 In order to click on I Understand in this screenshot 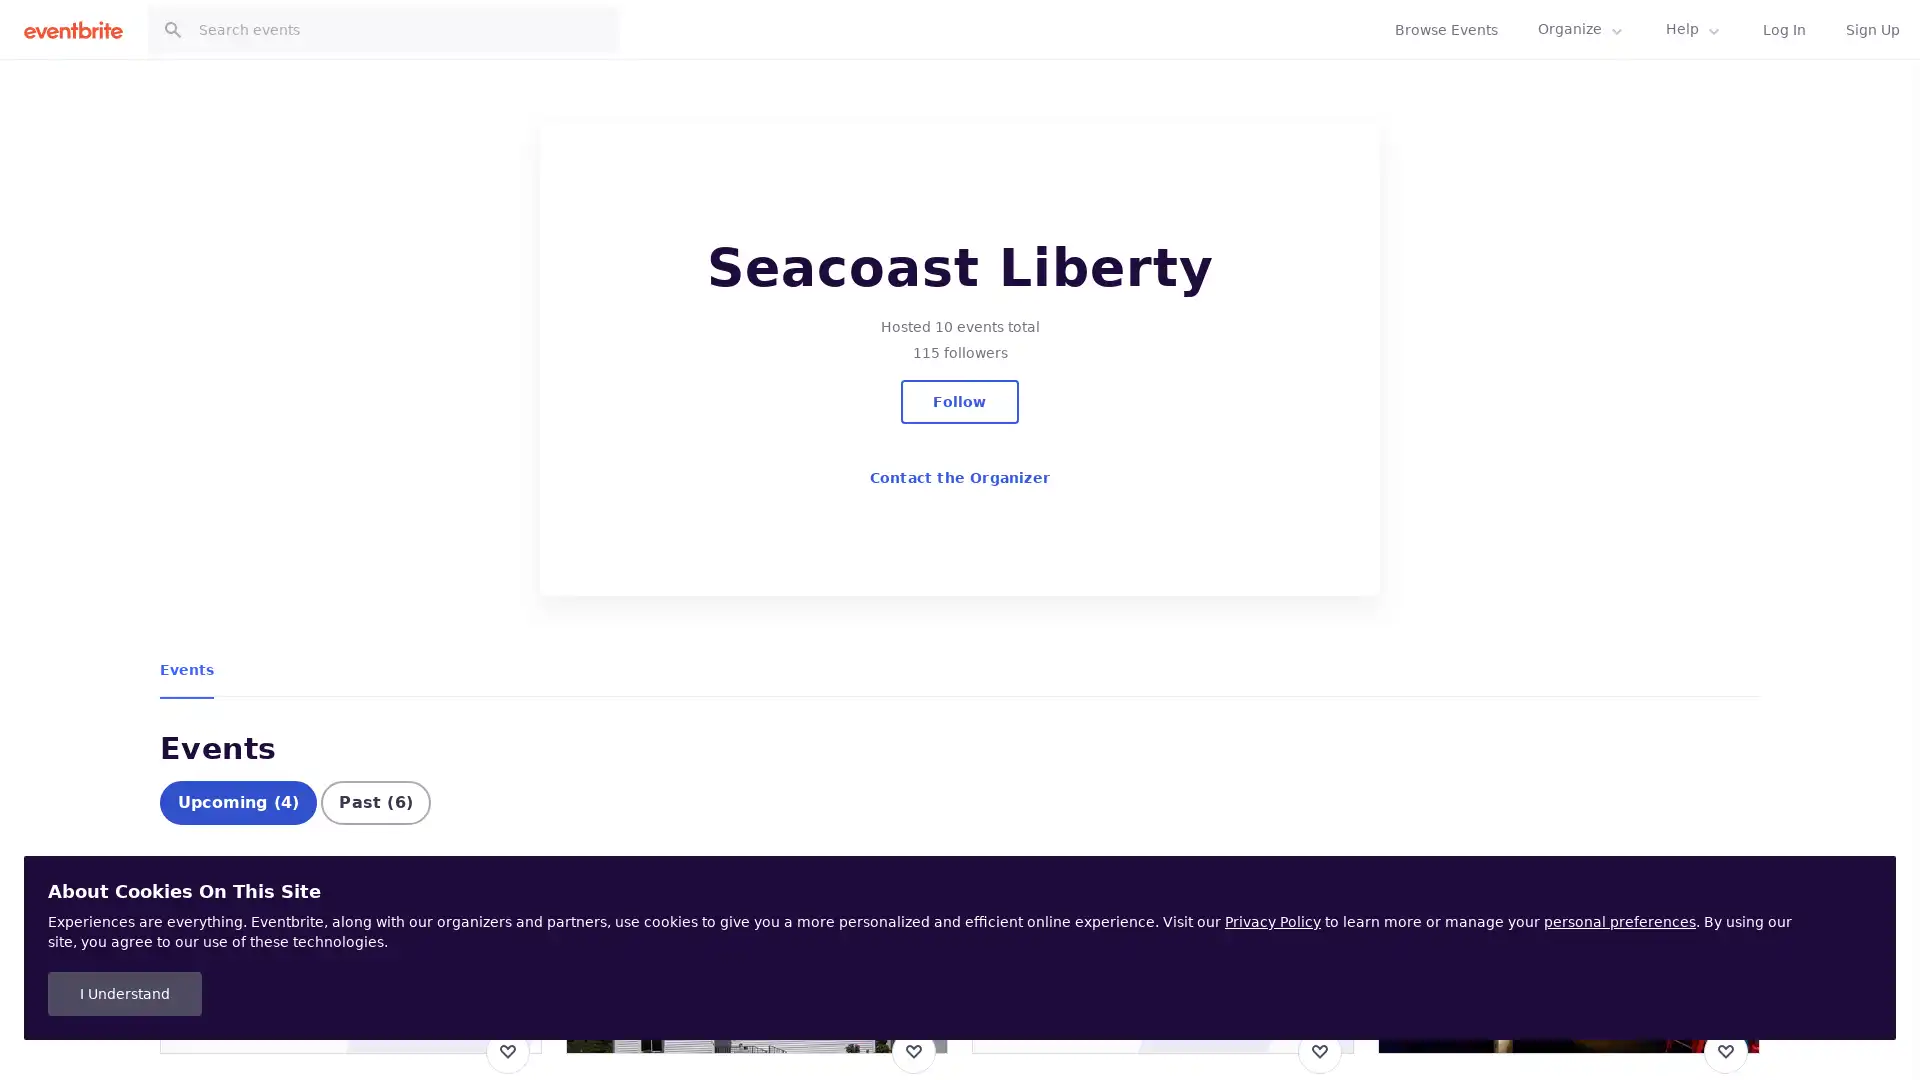, I will do `click(123, 994)`.